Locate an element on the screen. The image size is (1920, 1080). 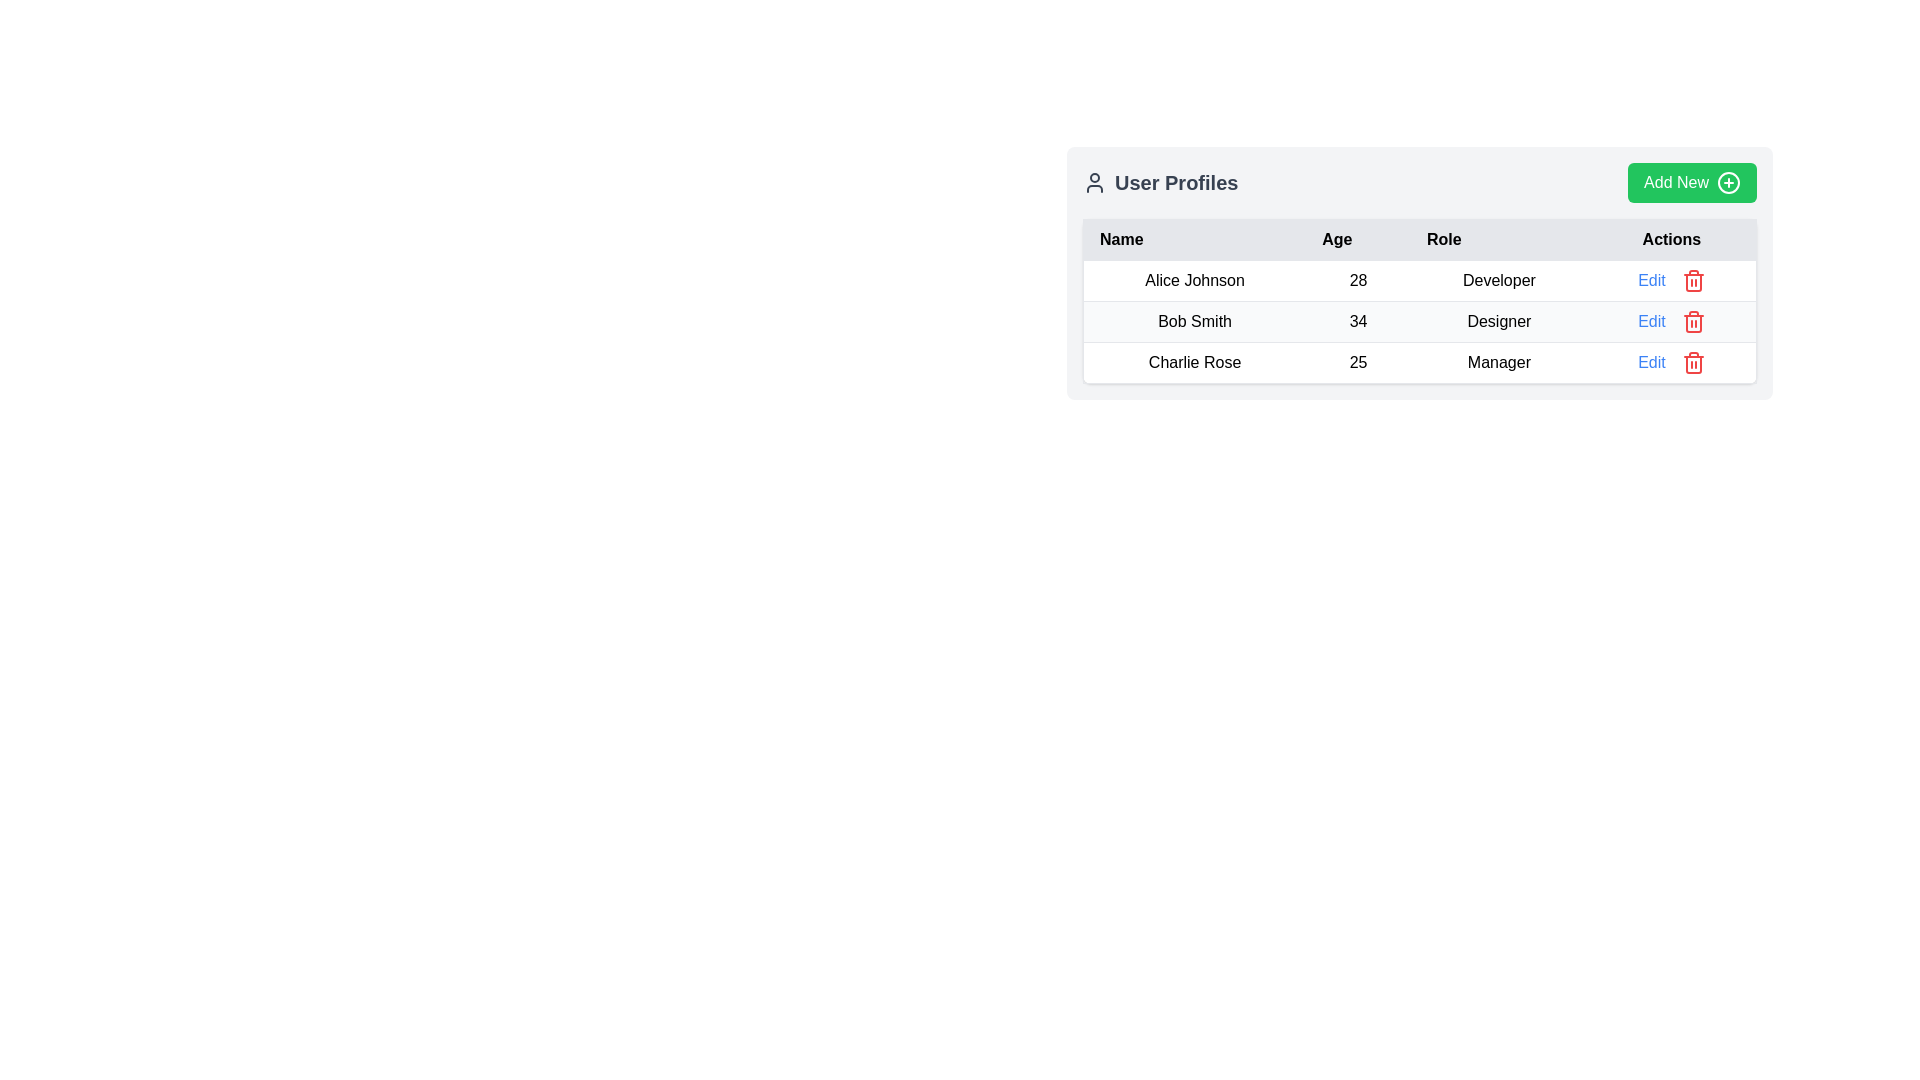
the static text displaying the age of 'Alice Johnson' located in the second column of the table is located at coordinates (1358, 281).